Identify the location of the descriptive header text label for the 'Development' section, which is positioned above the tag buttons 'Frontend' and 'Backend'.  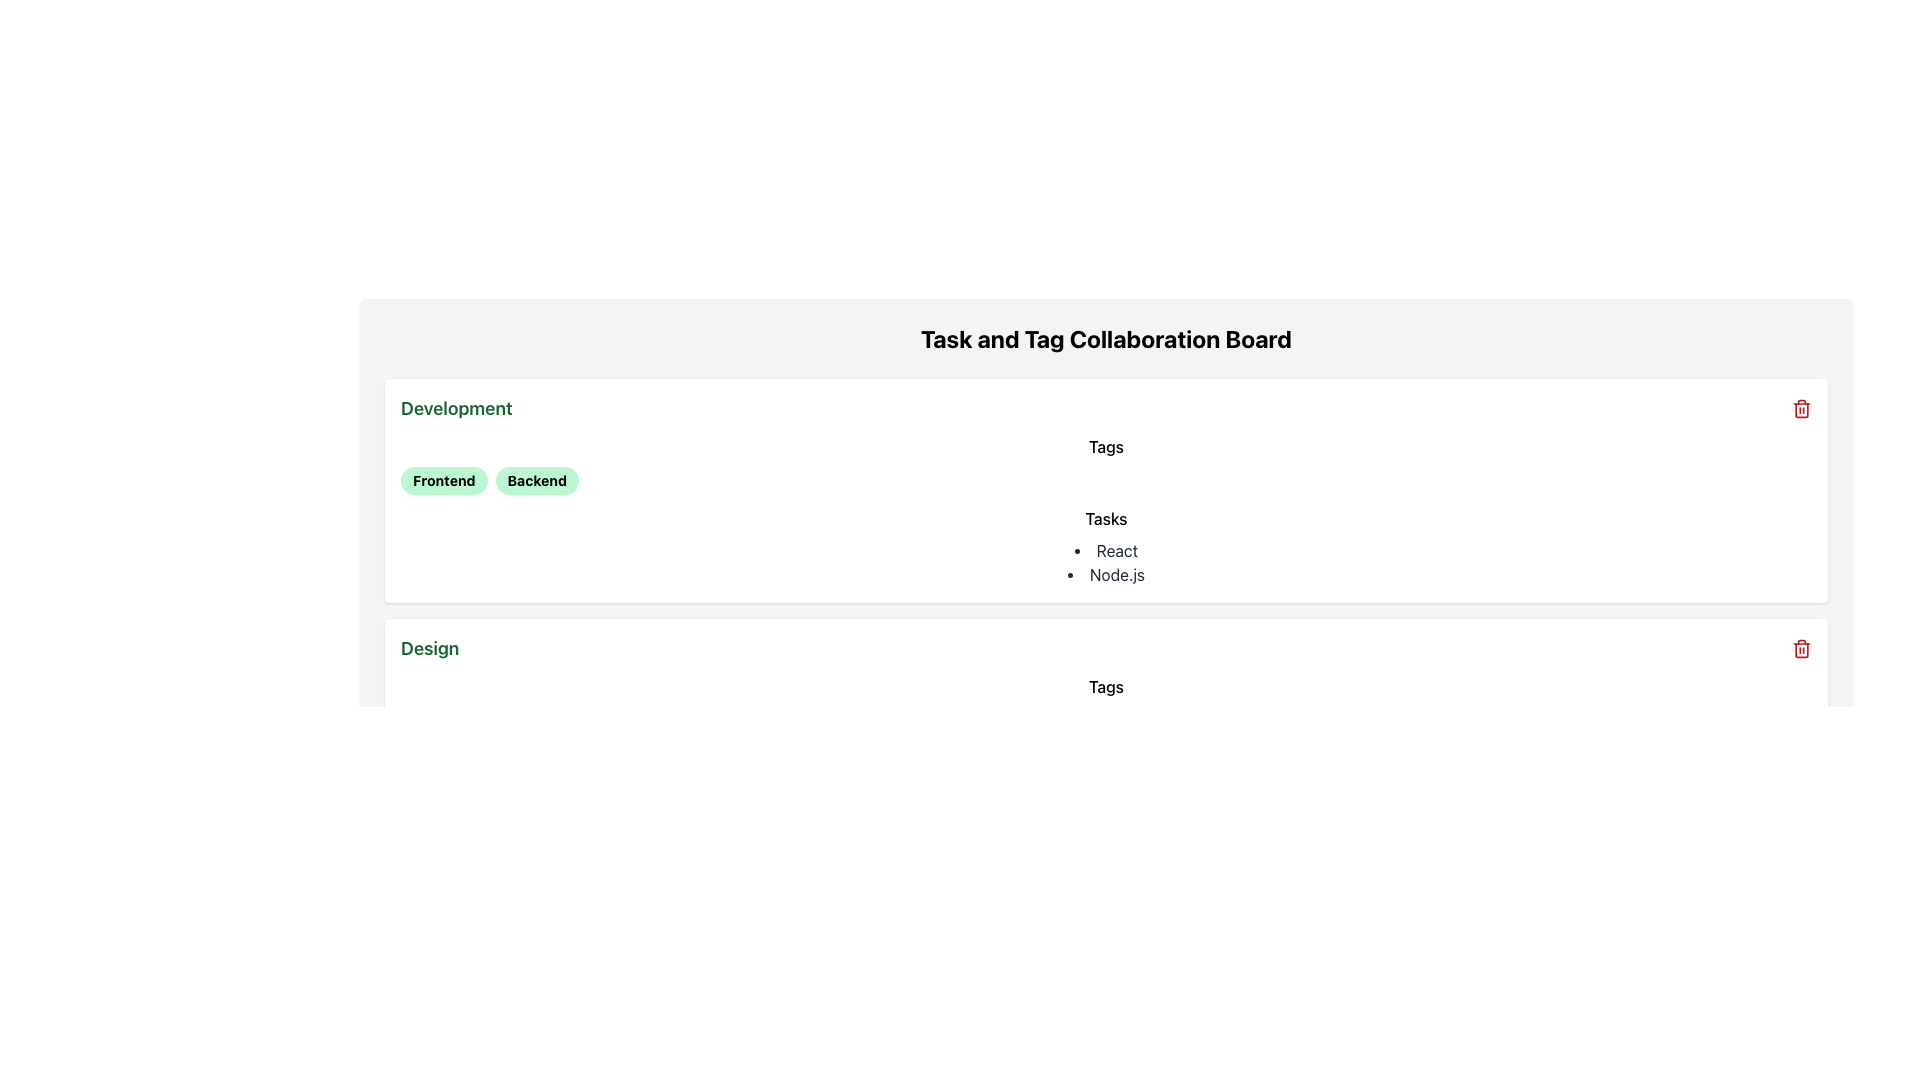
(1105, 446).